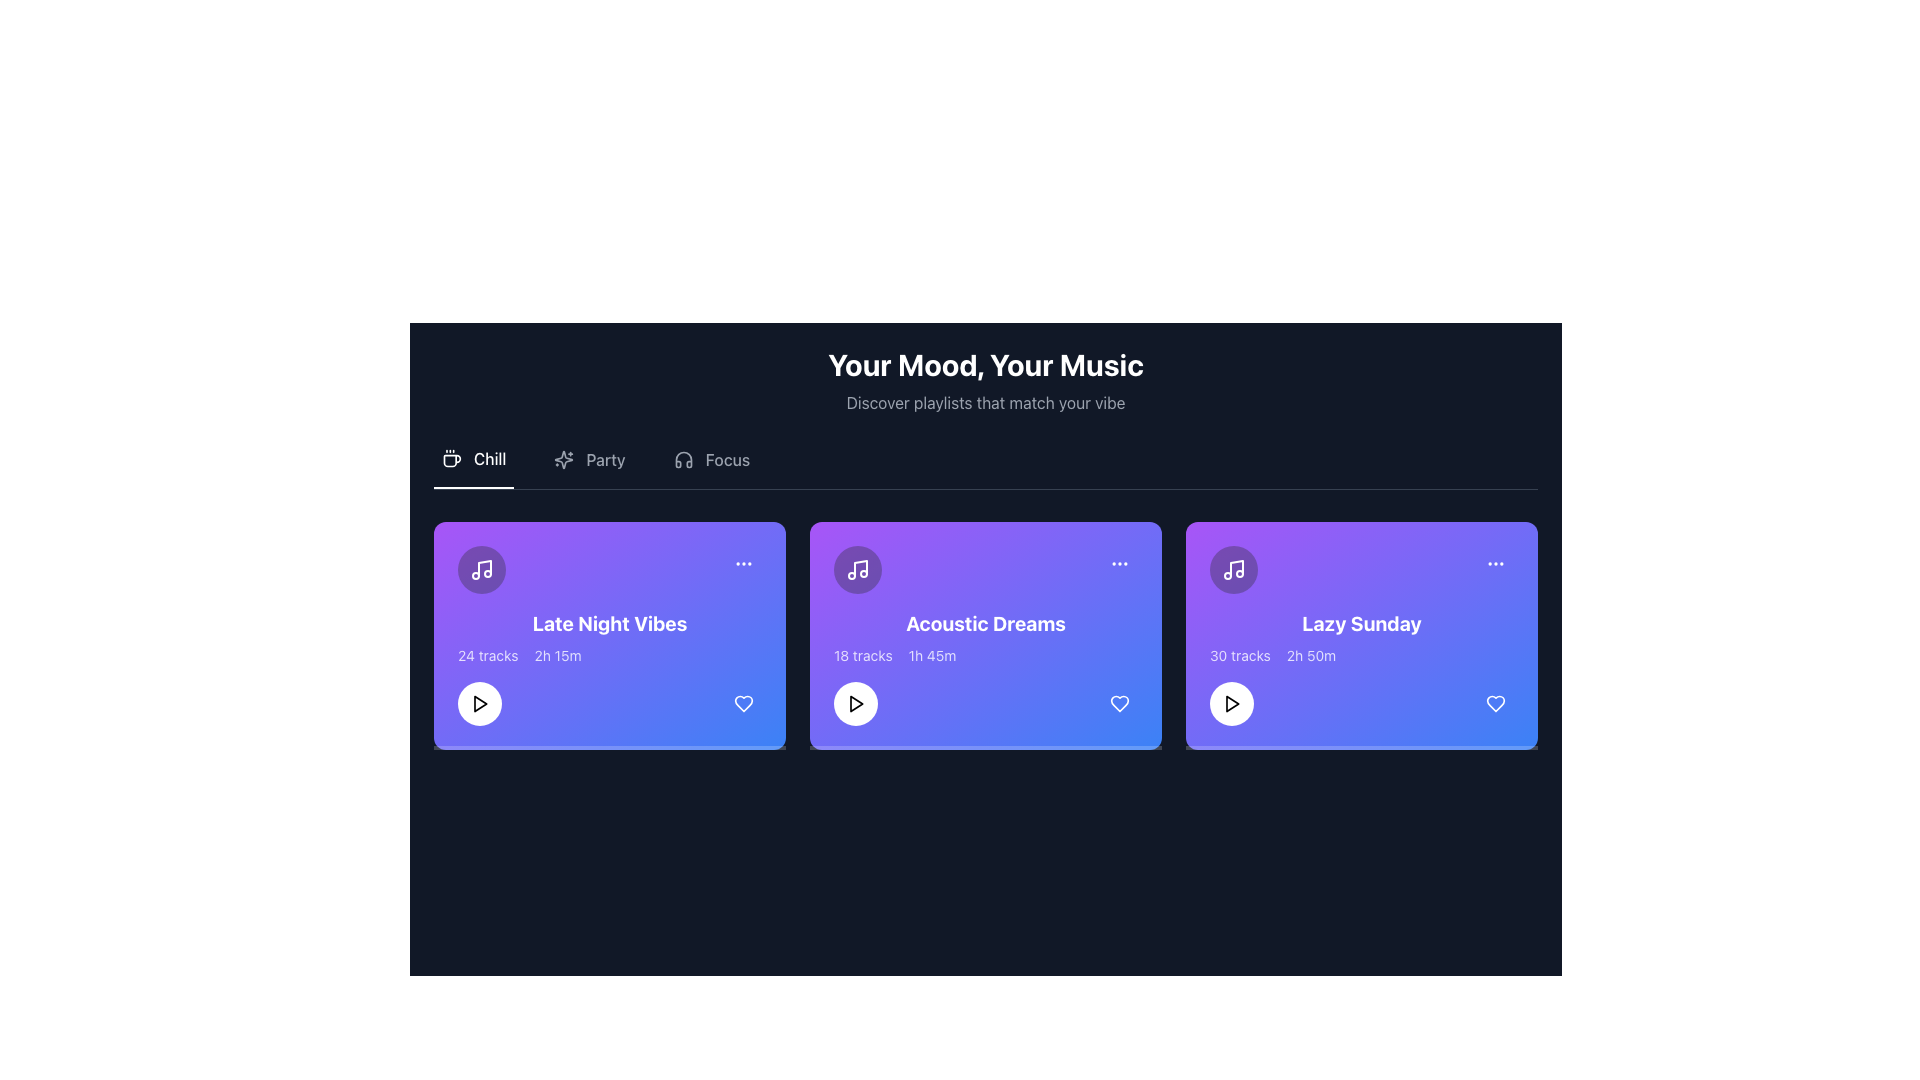 Image resolution: width=1920 pixels, height=1080 pixels. I want to click on the play button located in the center of the middle card, which is positioned between 'Late Night Vibes' and 'Lazy Sunday', so click(855, 703).